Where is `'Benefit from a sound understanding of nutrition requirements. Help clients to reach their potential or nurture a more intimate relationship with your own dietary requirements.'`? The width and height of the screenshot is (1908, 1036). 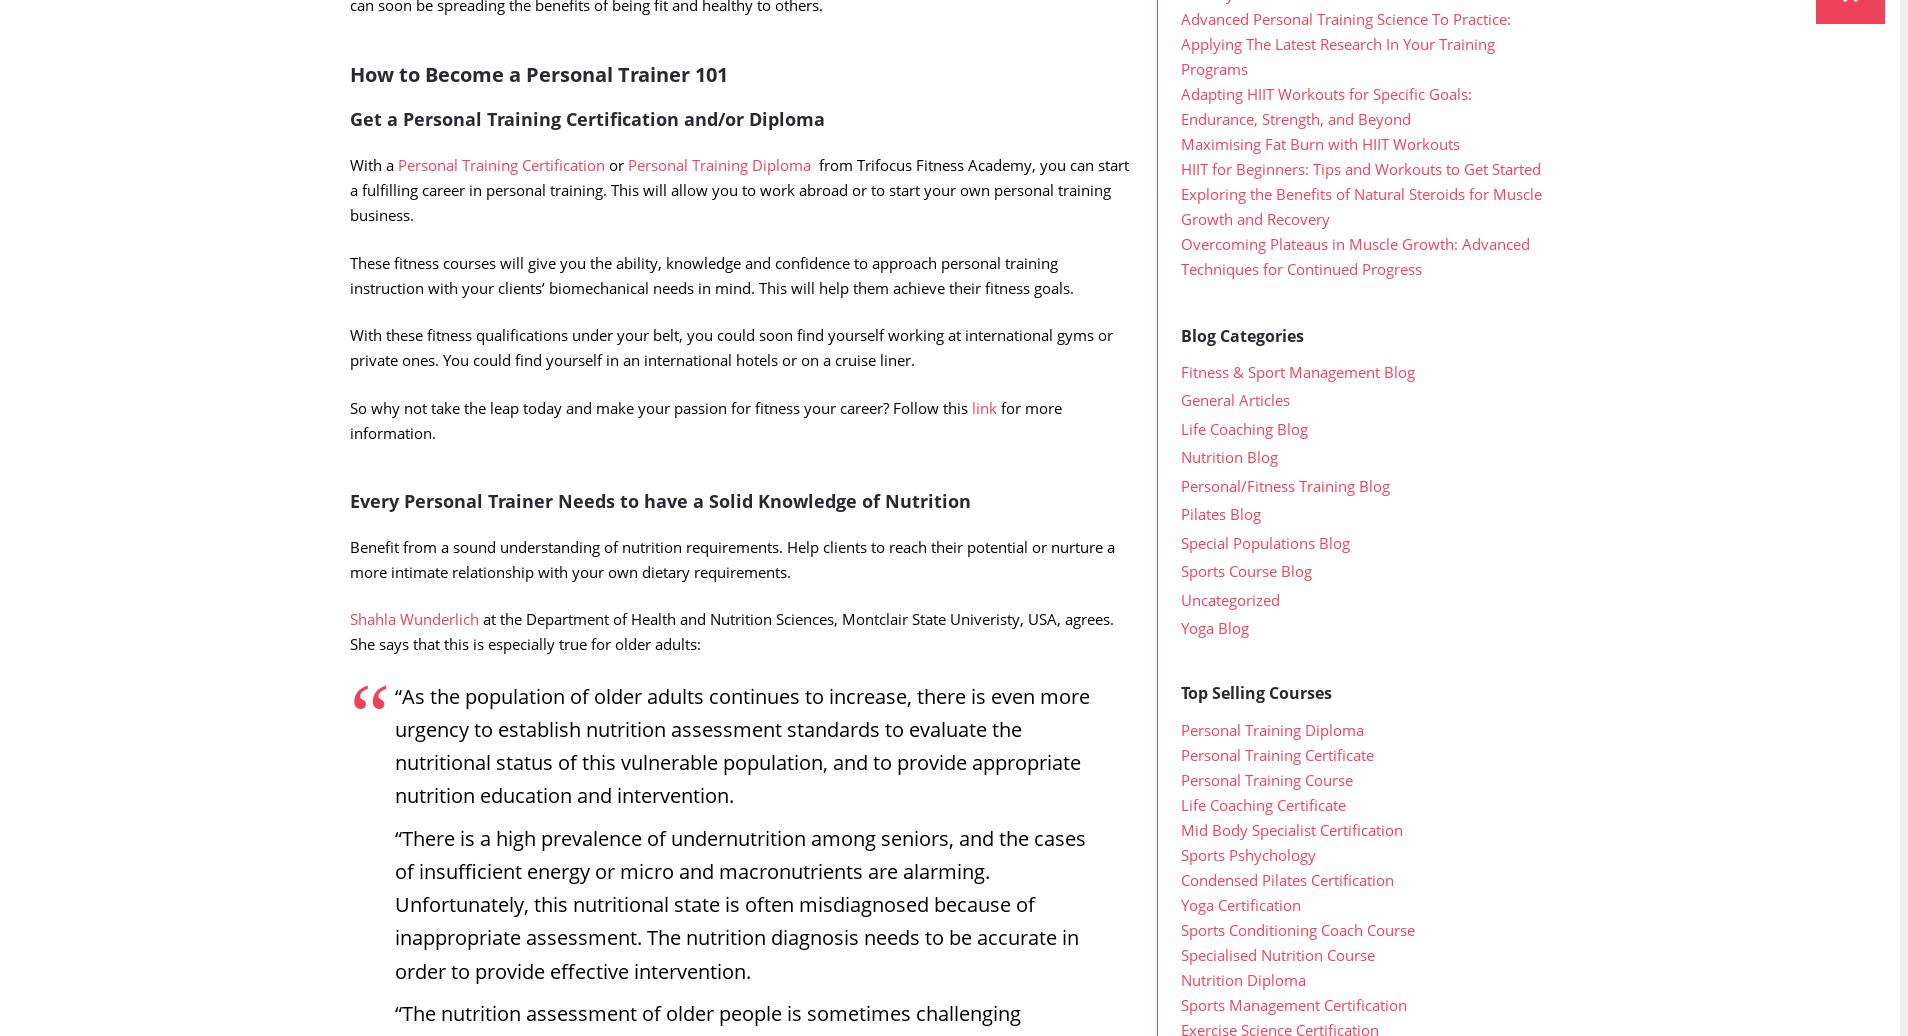 'Benefit from a sound understanding of nutrition requirements. Help clients to reach their potential or nurture a more intimate relationship with your own dietary requirements.' is located at coordinates (732, 598).